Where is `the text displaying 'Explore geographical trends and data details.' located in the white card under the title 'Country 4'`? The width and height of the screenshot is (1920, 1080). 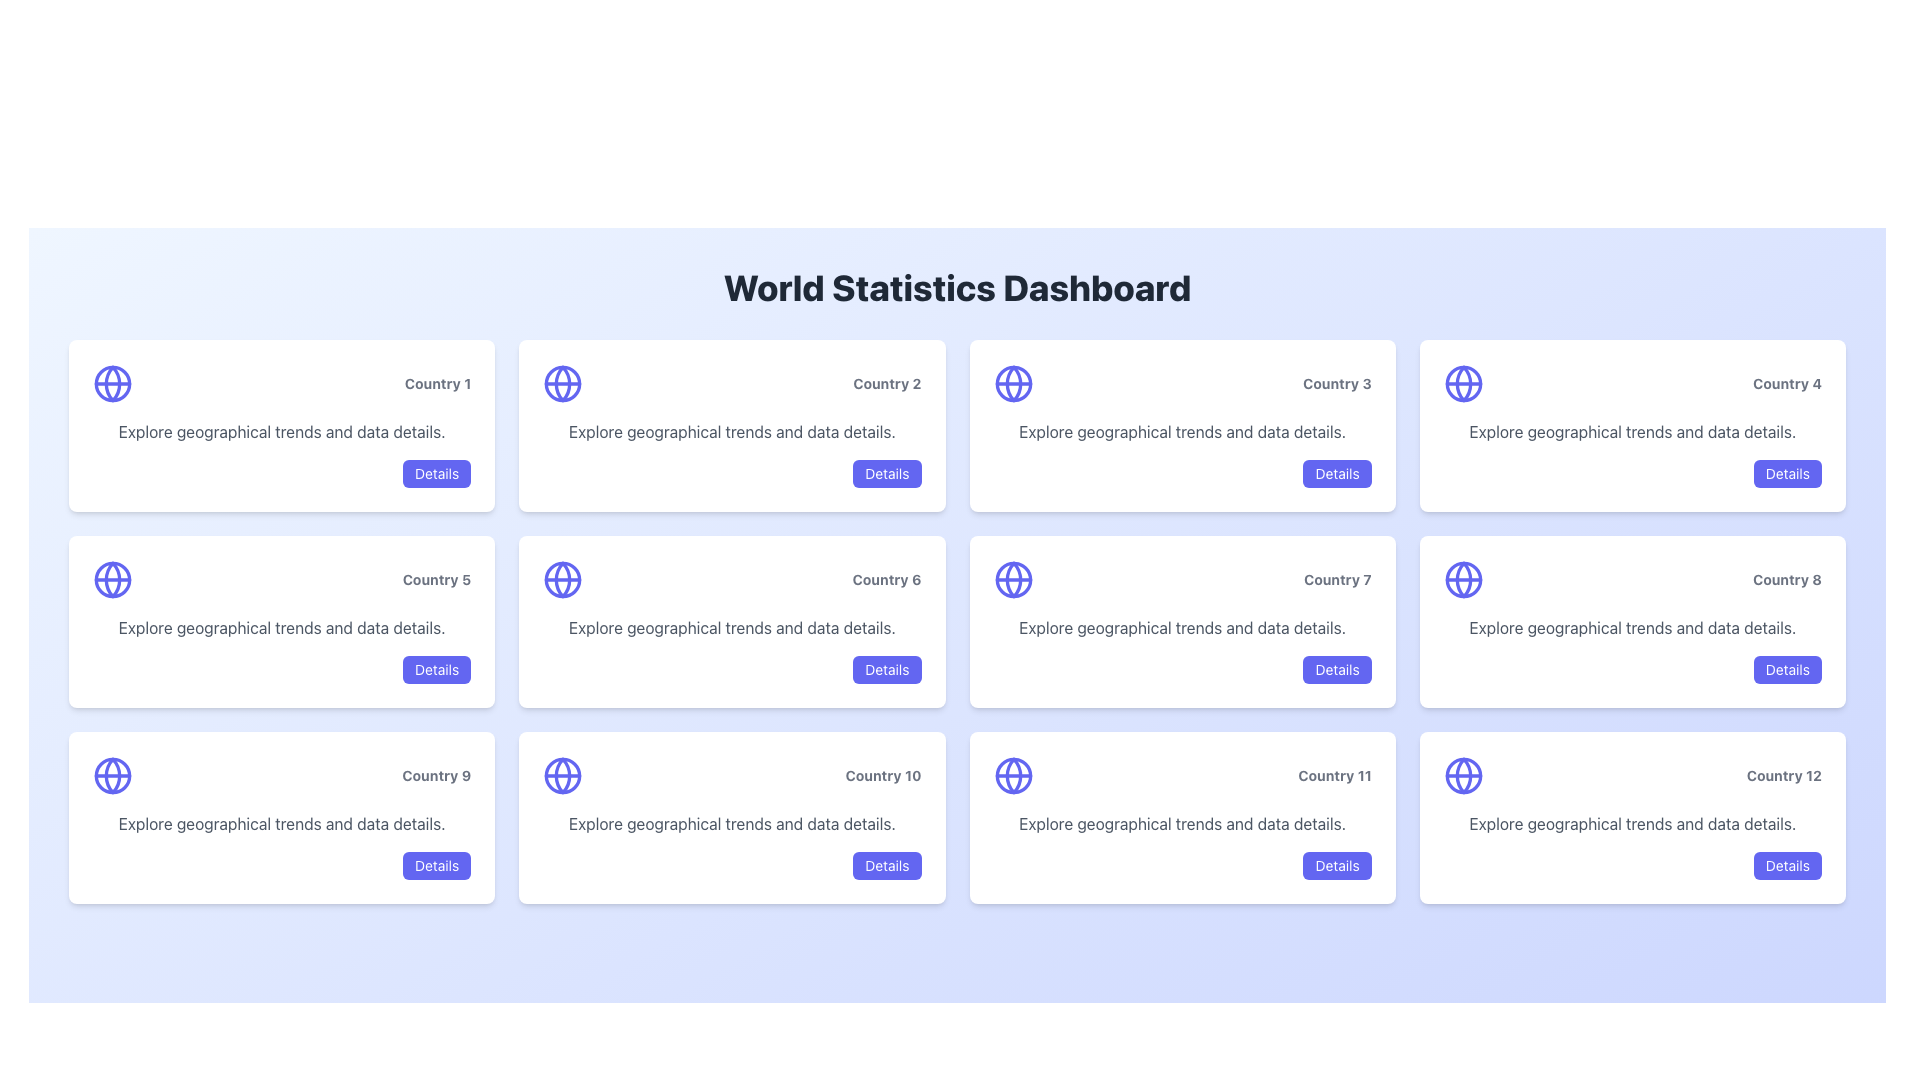
the text displaying 'Explore geographical trends and data details.' located in the white card under the title 'Country 4' is located at coordinates (1632, 431).